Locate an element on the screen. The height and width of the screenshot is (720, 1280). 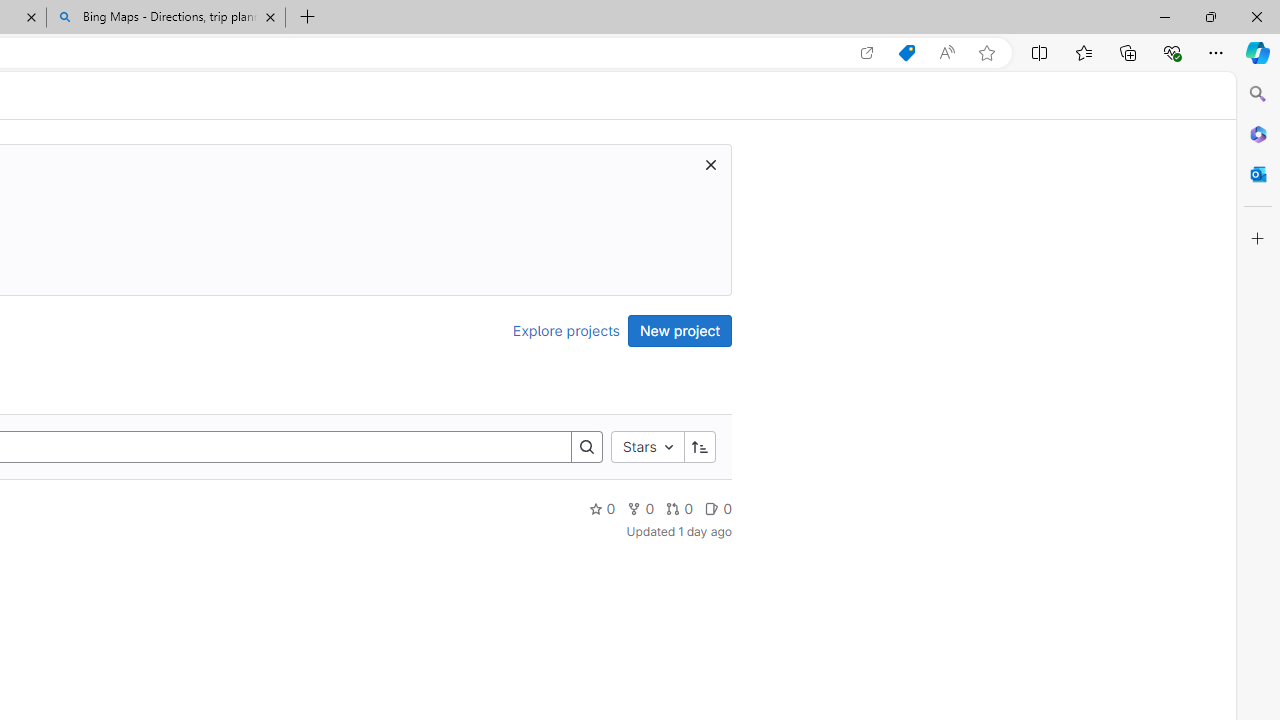
'Sort direction: Ascending' is located at coordinates (699, 445).